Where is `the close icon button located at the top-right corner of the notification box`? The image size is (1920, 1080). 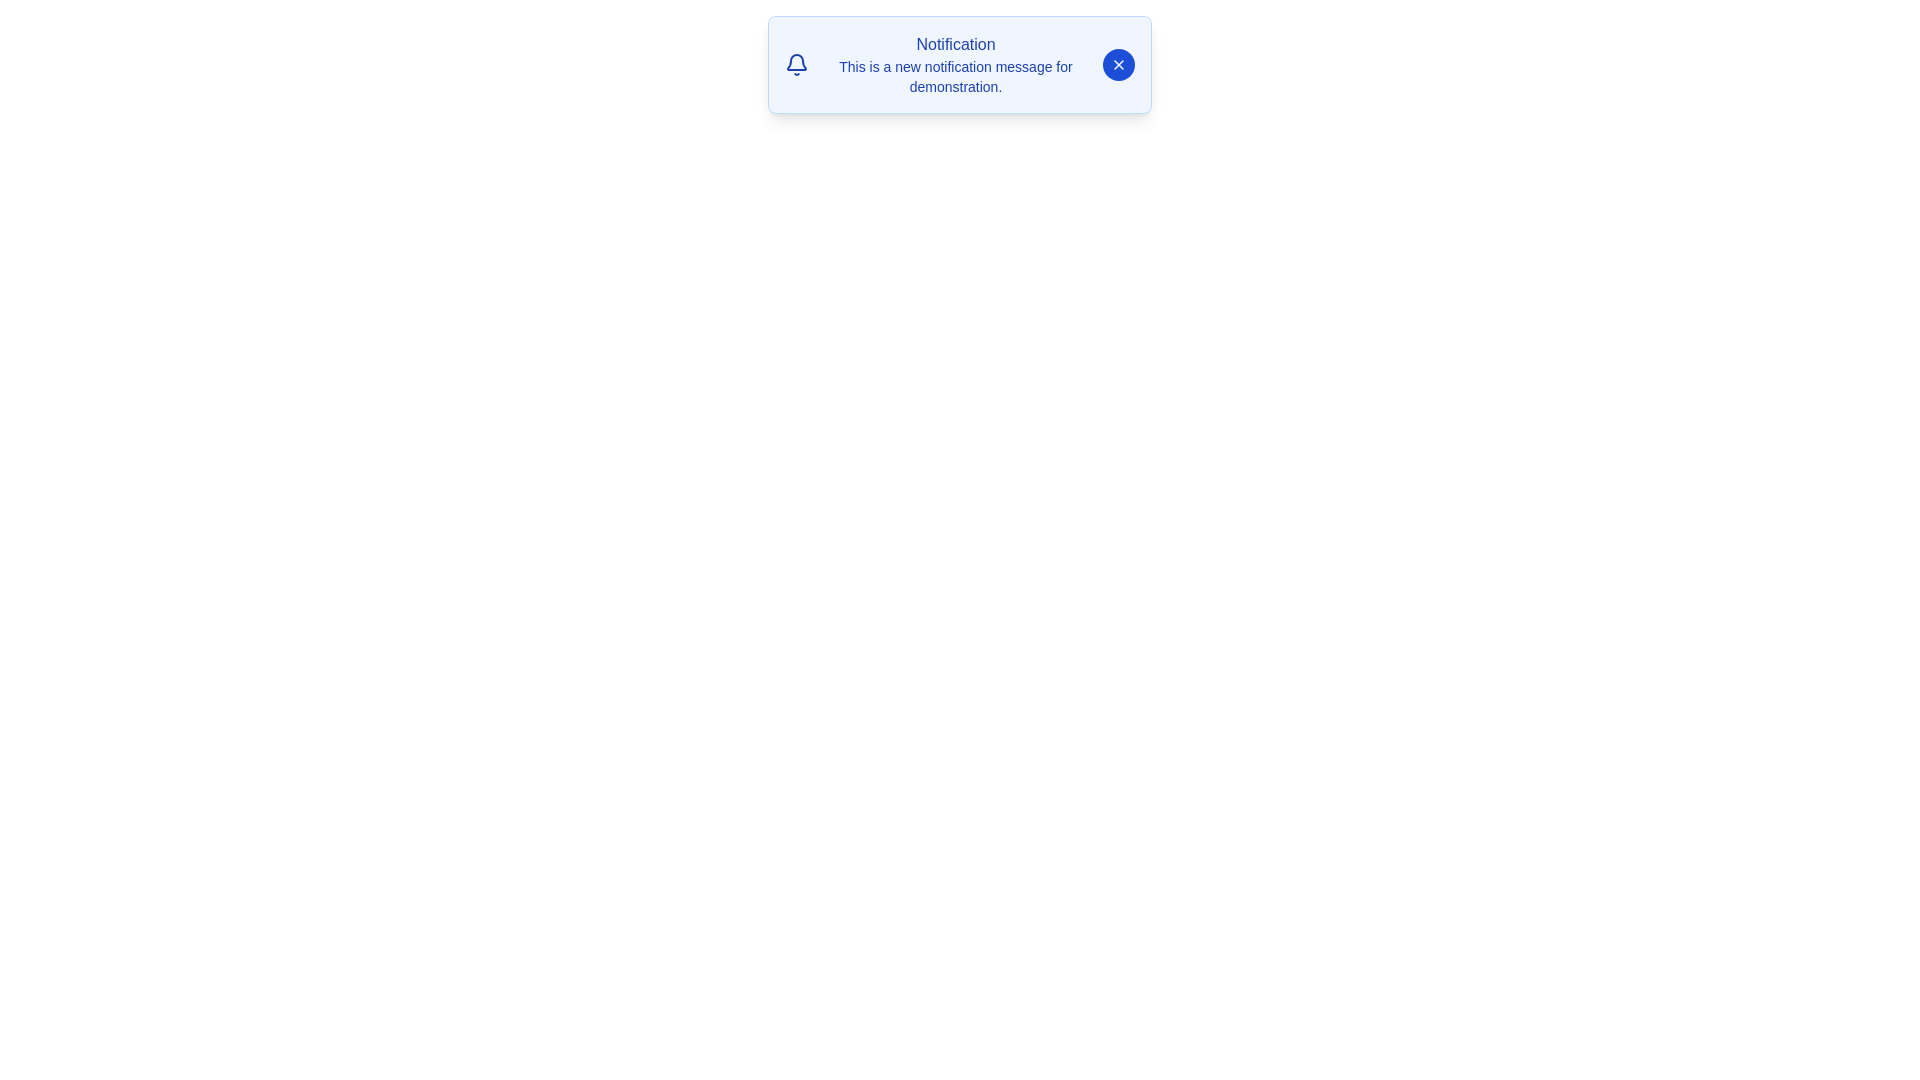
the close icon button located at the top-right corner of the notification box is located at coordinates (1117, 64).